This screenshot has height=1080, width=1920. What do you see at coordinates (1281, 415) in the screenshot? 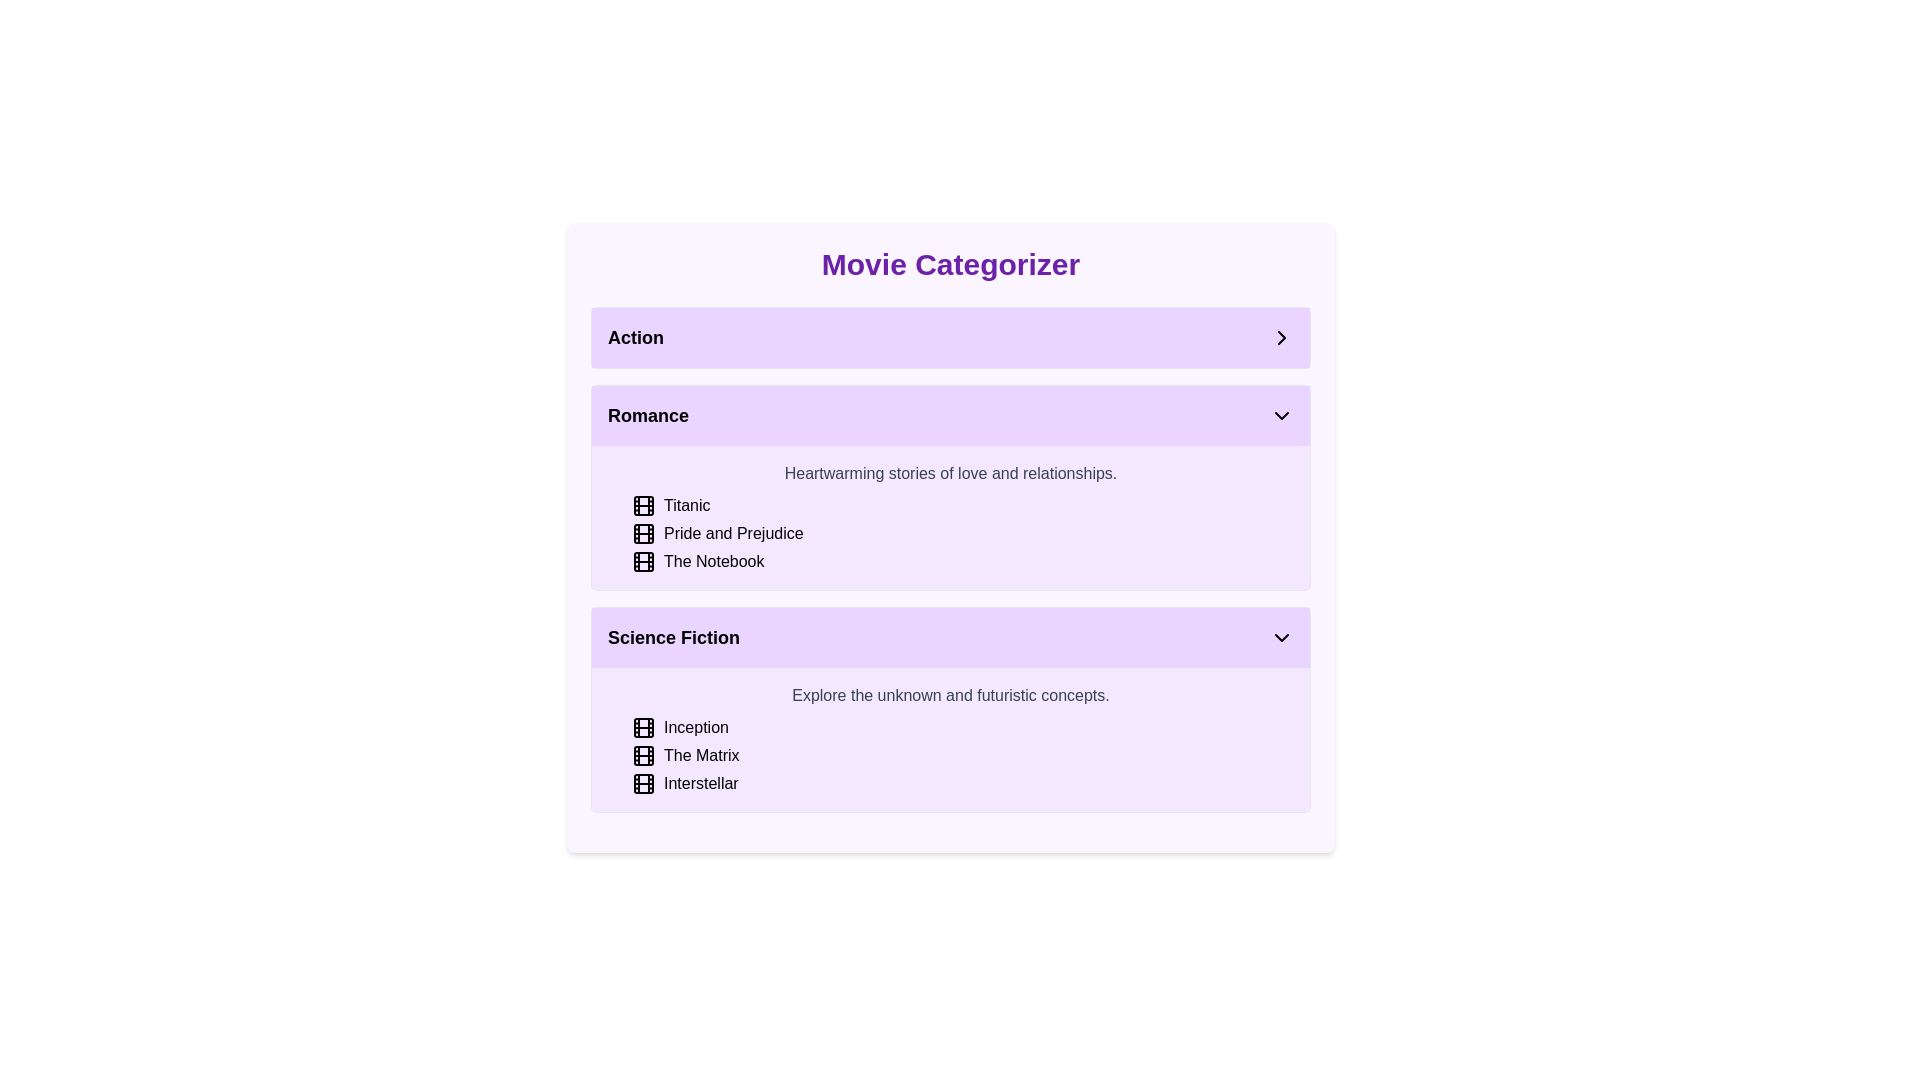
I see `the downward-pointing chevron-shaped icon in the upper-right corner of the 'Romance' section header` at bounding box center [1281, 415].